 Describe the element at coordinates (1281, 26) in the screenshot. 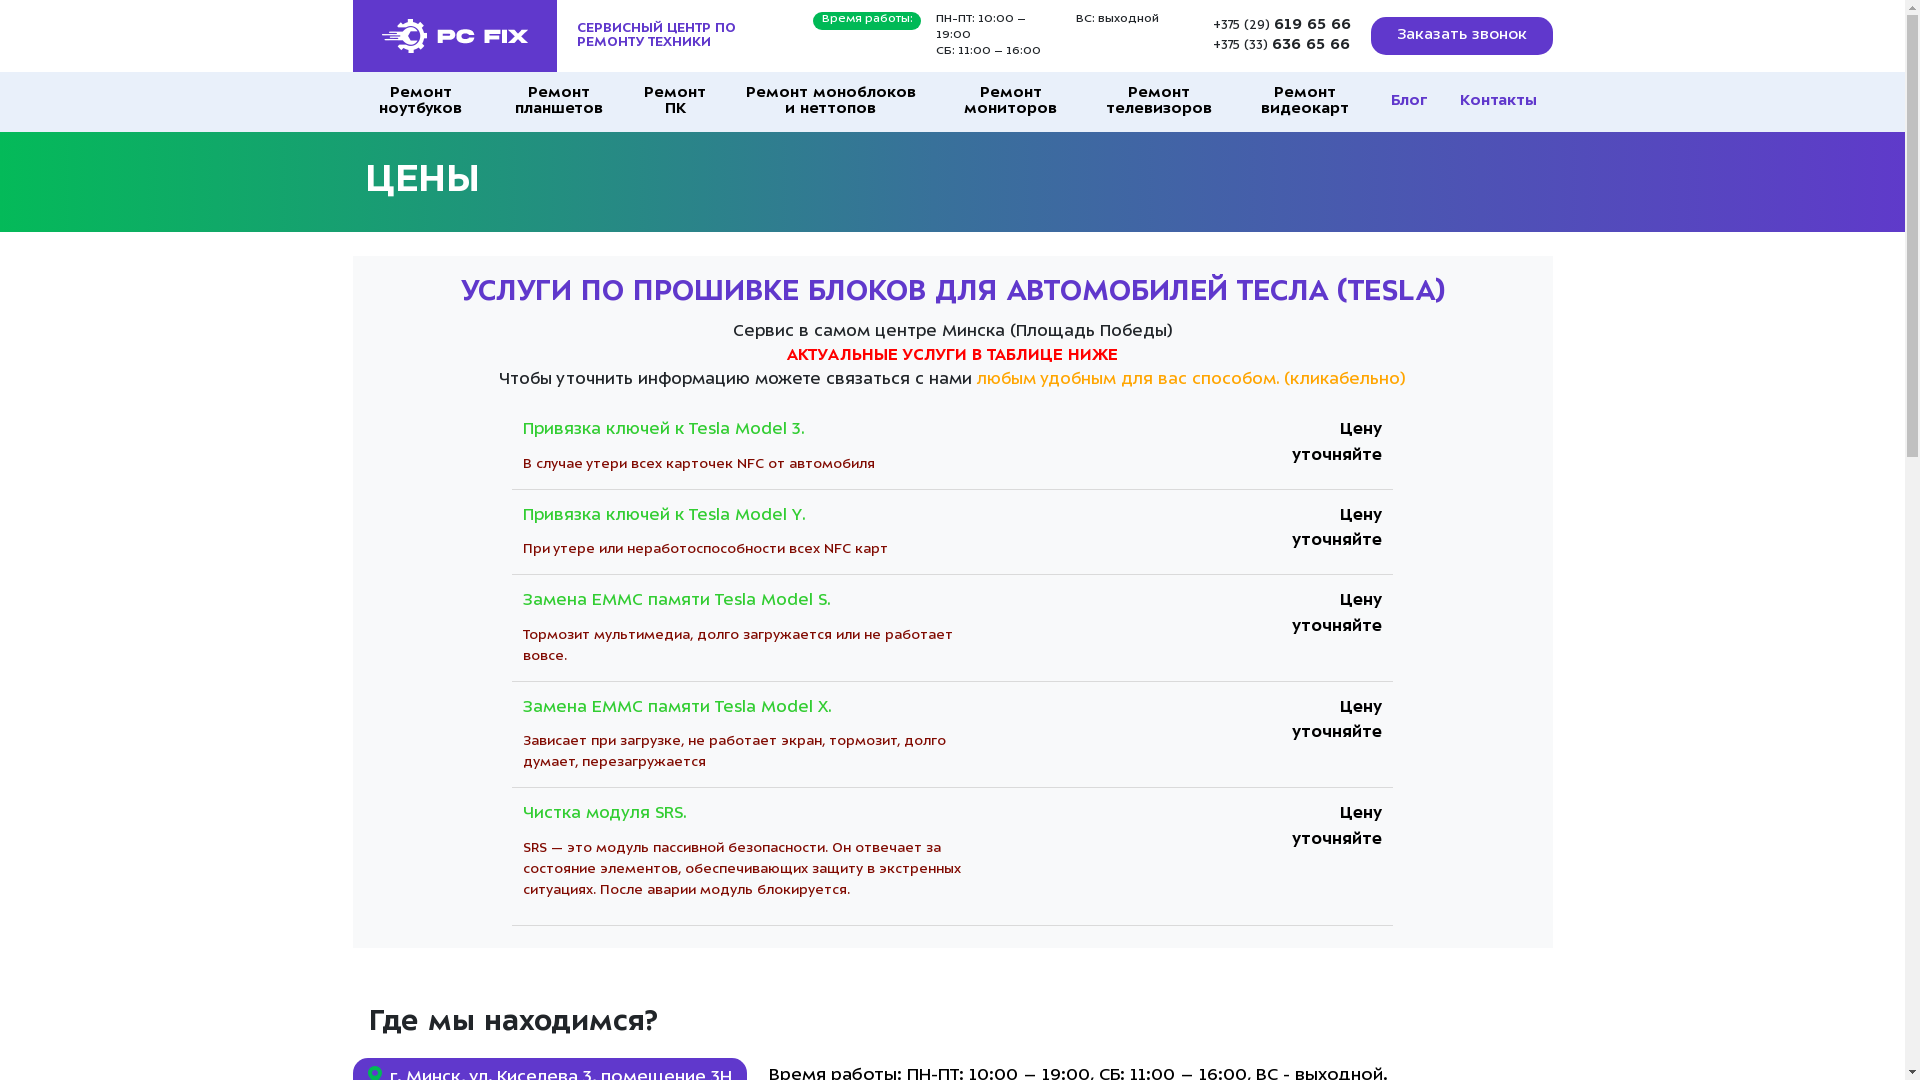

I see `'+375 (29) 619 65 66'` at that location.